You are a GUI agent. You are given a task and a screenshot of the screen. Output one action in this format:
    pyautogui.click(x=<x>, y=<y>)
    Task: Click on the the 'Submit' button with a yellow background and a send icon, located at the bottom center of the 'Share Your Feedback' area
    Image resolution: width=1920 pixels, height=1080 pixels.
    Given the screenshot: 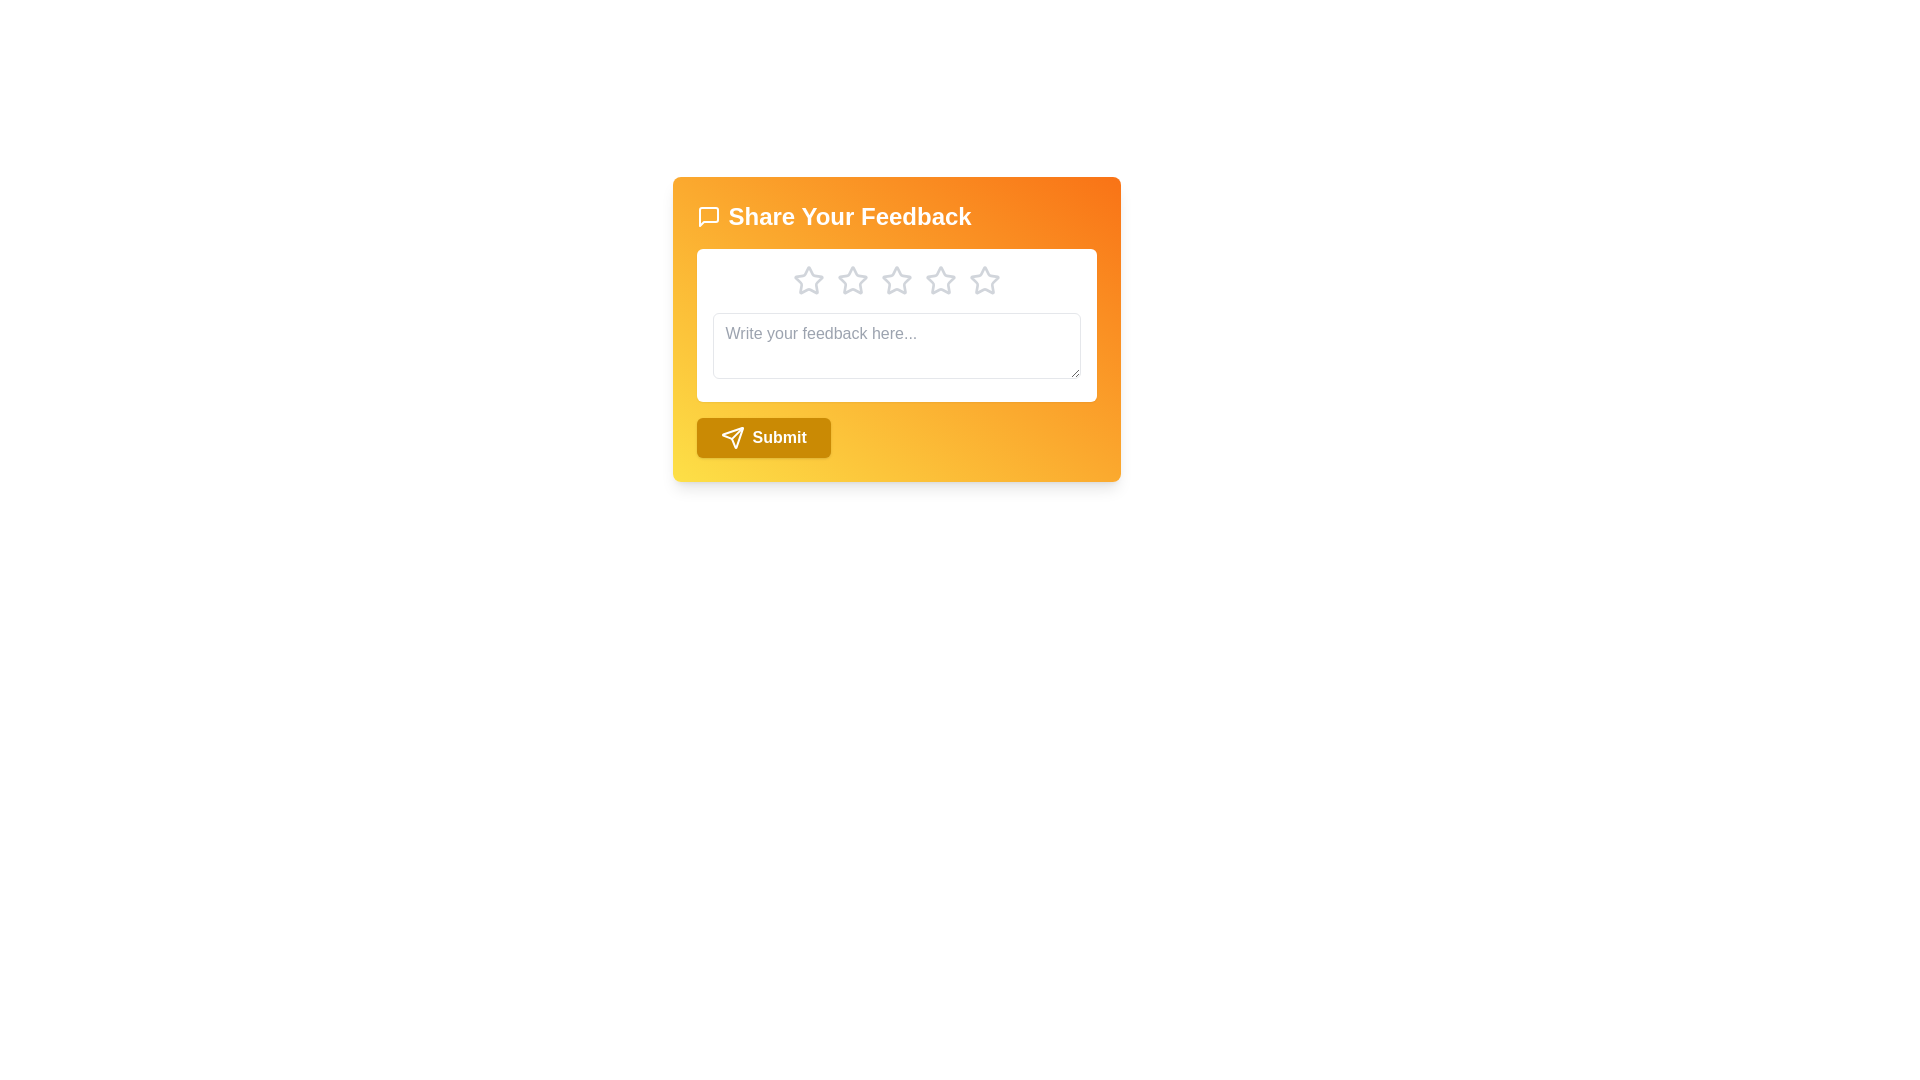 What is the action you would take?
    pyautogui.click(x=762, y=437)
    